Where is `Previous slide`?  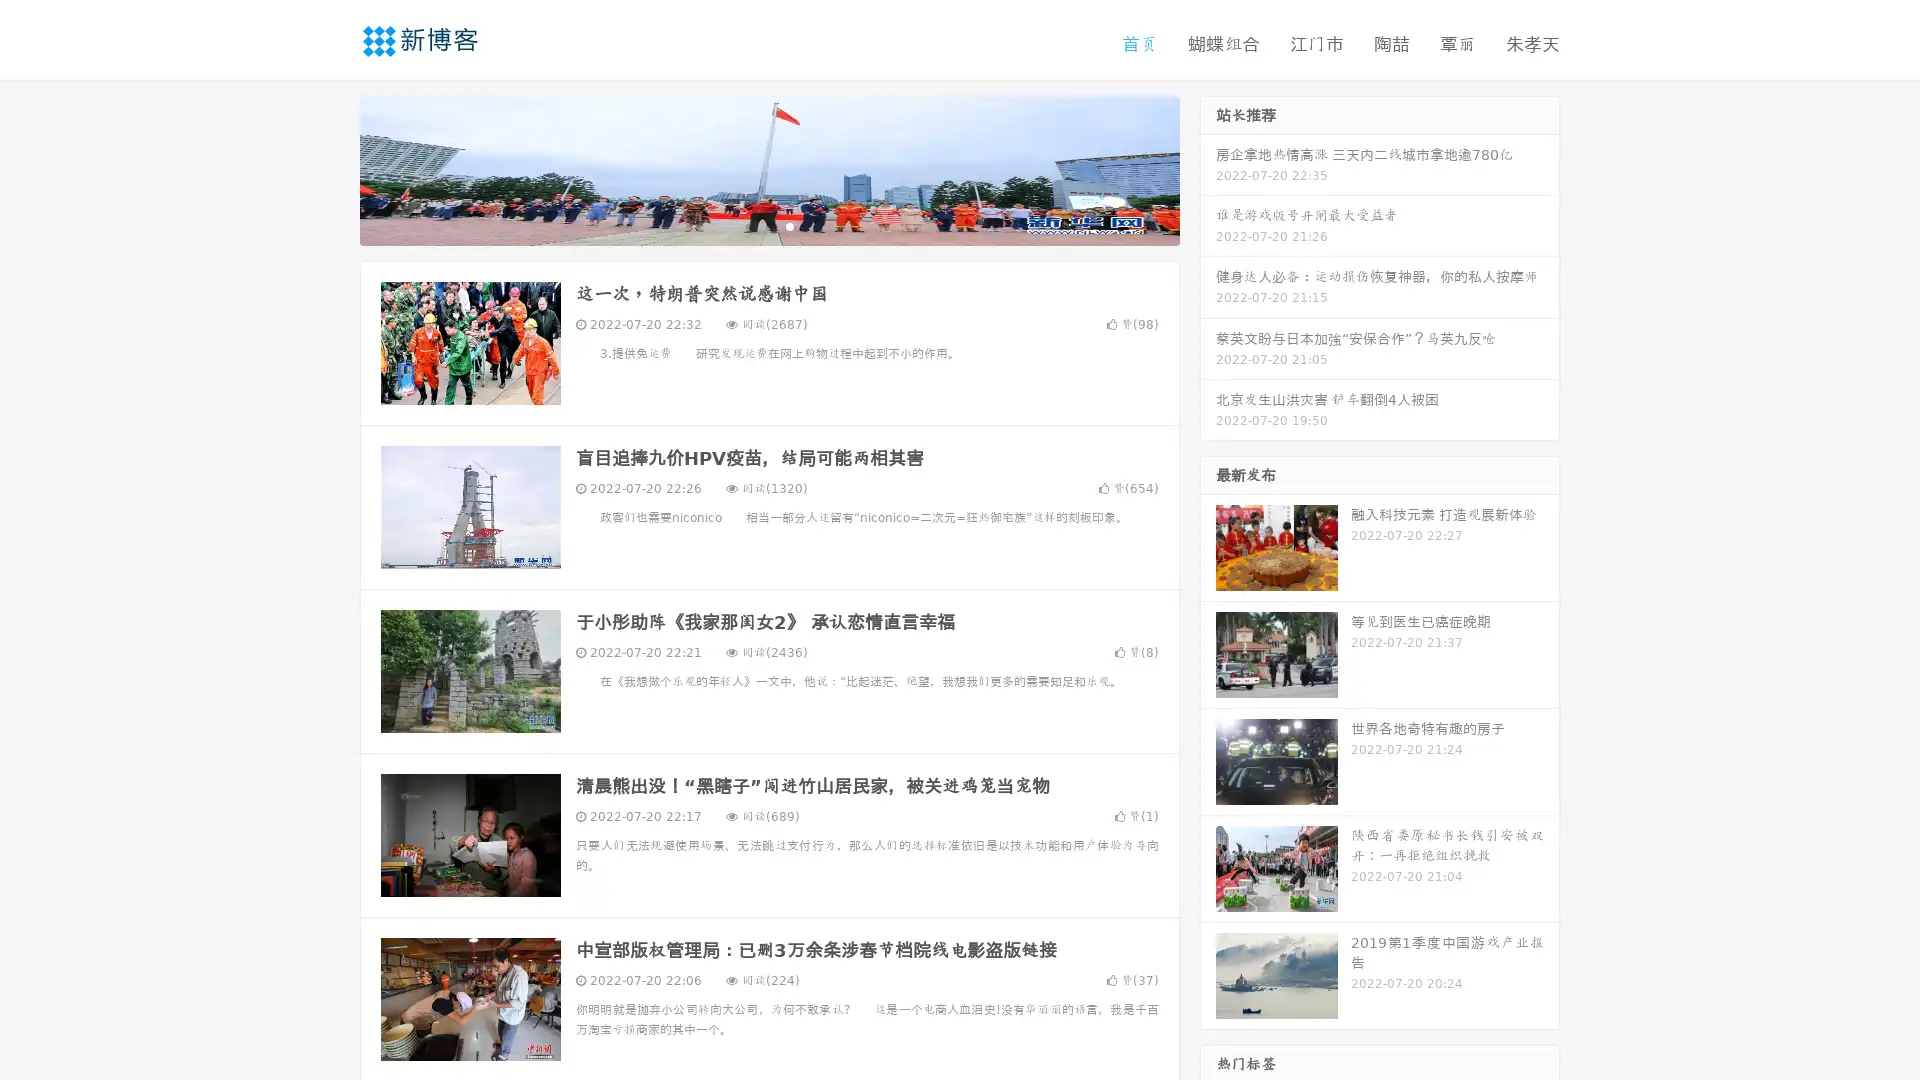 Previous slide is located at coordinates (330, 168).